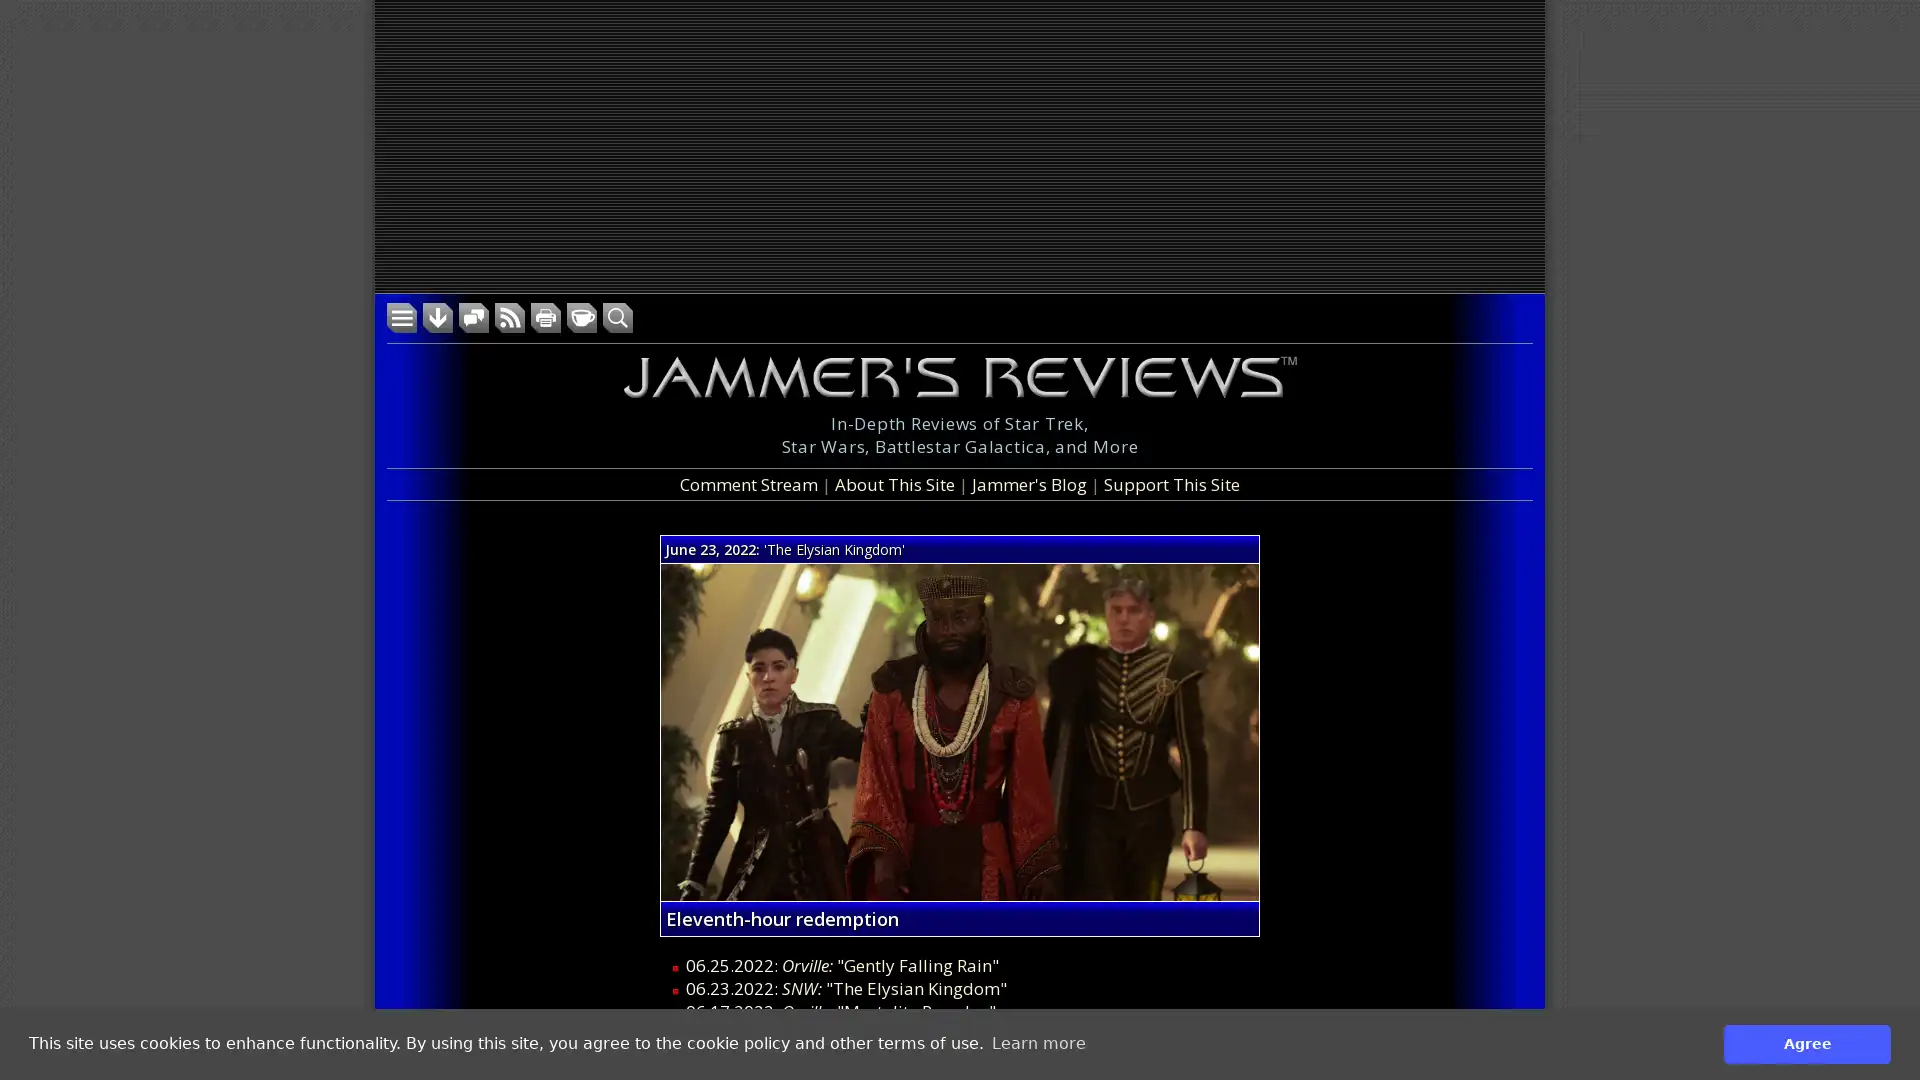 This screenshot has width=1920, height=1080. What do you see at coordinates (1038, 1043) in the screenshot?
I see `learn more about cookies` at bounding box center [1038, 1043].